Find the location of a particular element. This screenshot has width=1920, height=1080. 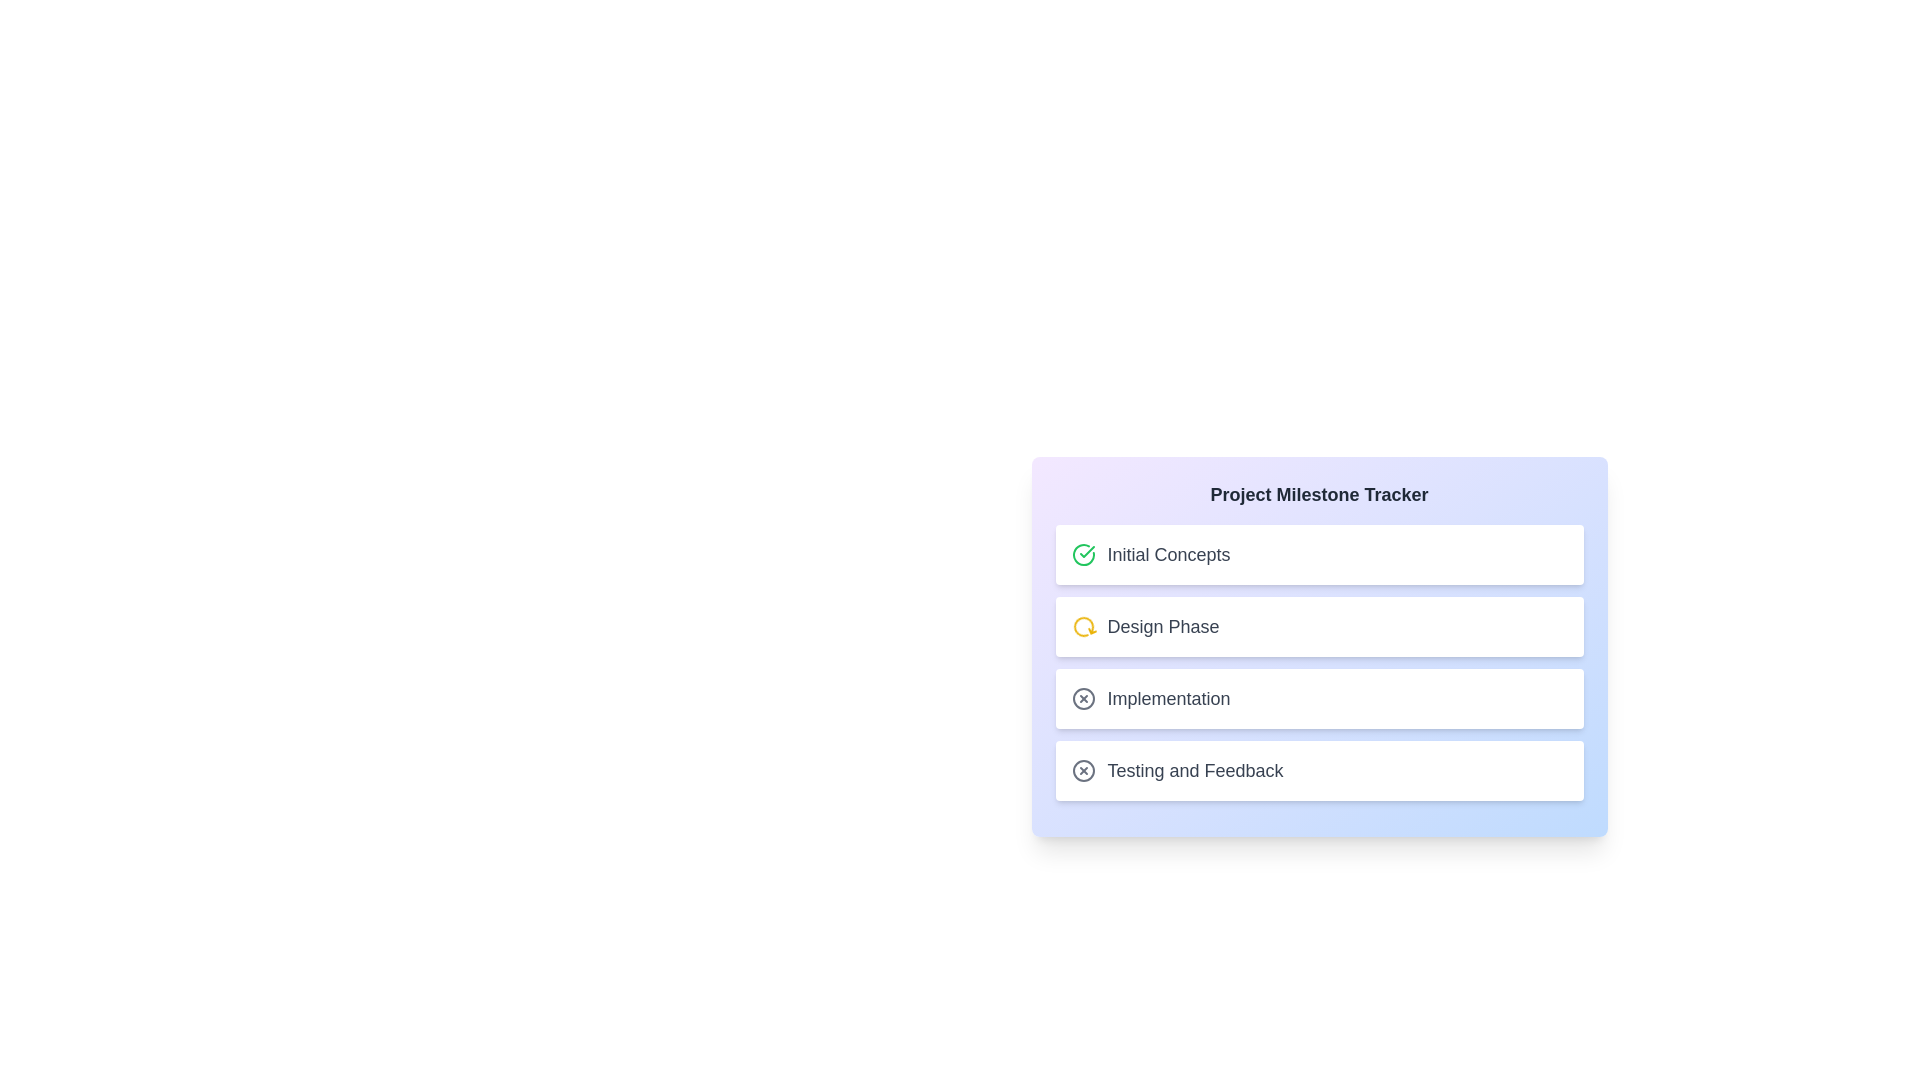

the text label 'Initial Concepts' which is part of the milestone tracker, styled in gray bold font, located at the top left section of the milestone list, adjacent to a green check icon is located at coordinates (1169, 555).